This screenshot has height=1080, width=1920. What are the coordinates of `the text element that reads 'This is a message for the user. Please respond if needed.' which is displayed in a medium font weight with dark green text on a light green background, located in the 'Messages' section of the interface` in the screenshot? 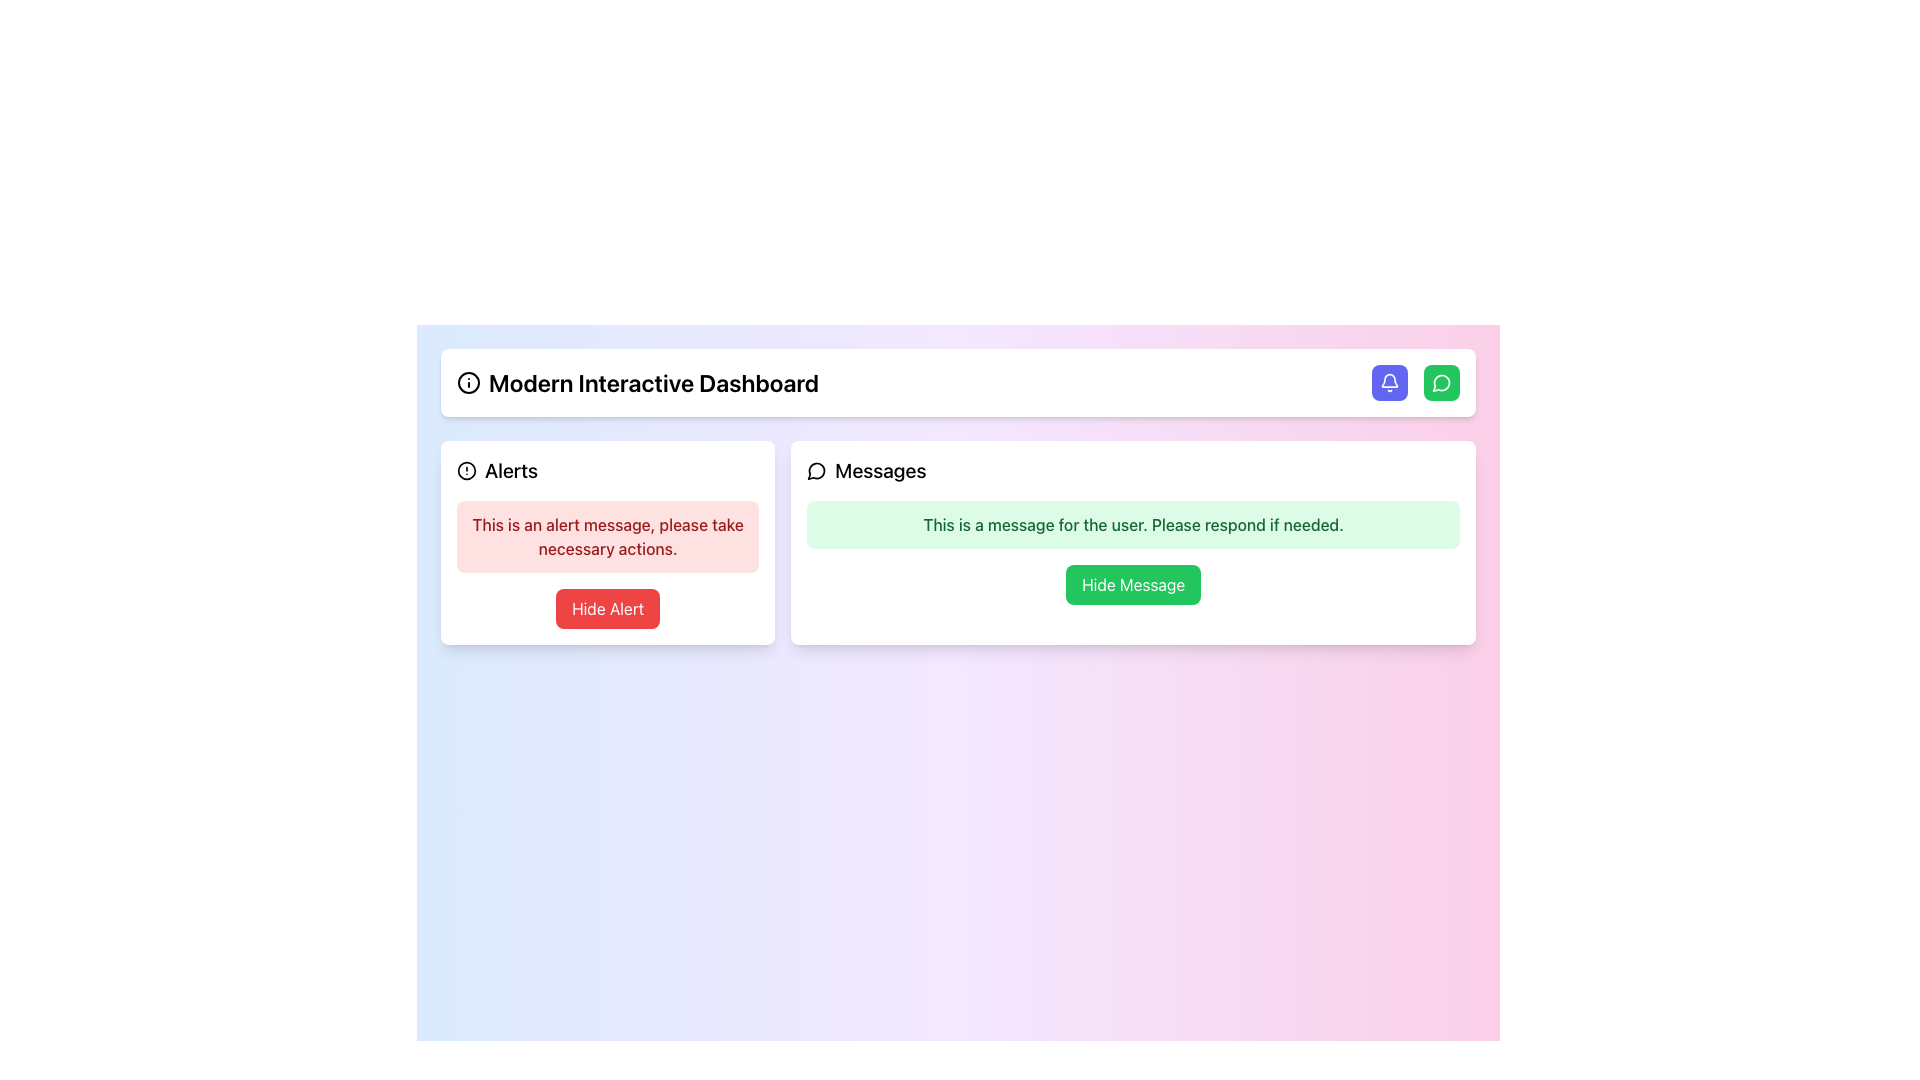 It's located at (1133, 523).